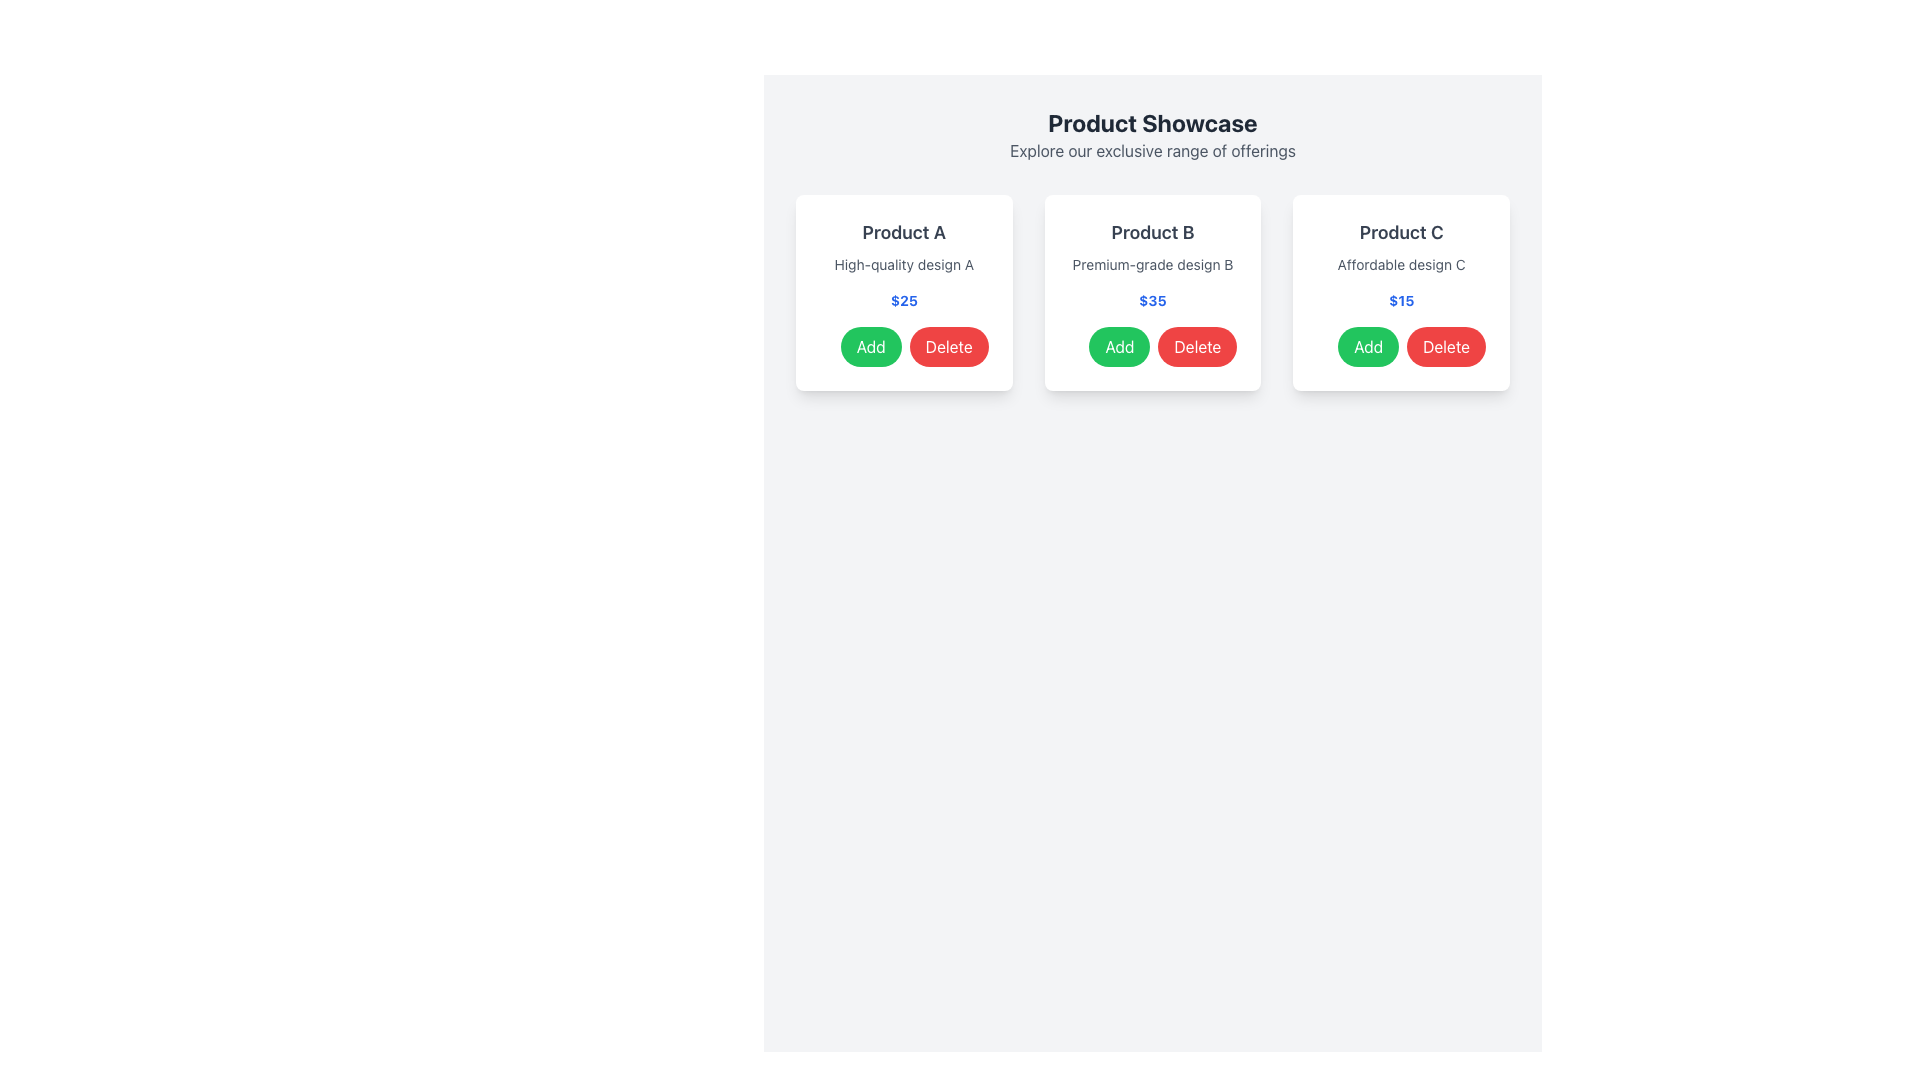 The image size is (1920, 1080). I want to click on the price text label displaying the price of 'Product A', positioned beneath the description 'High-quality design A' and above the 'Add' and 'Delete' buttons, so click(903, 300).